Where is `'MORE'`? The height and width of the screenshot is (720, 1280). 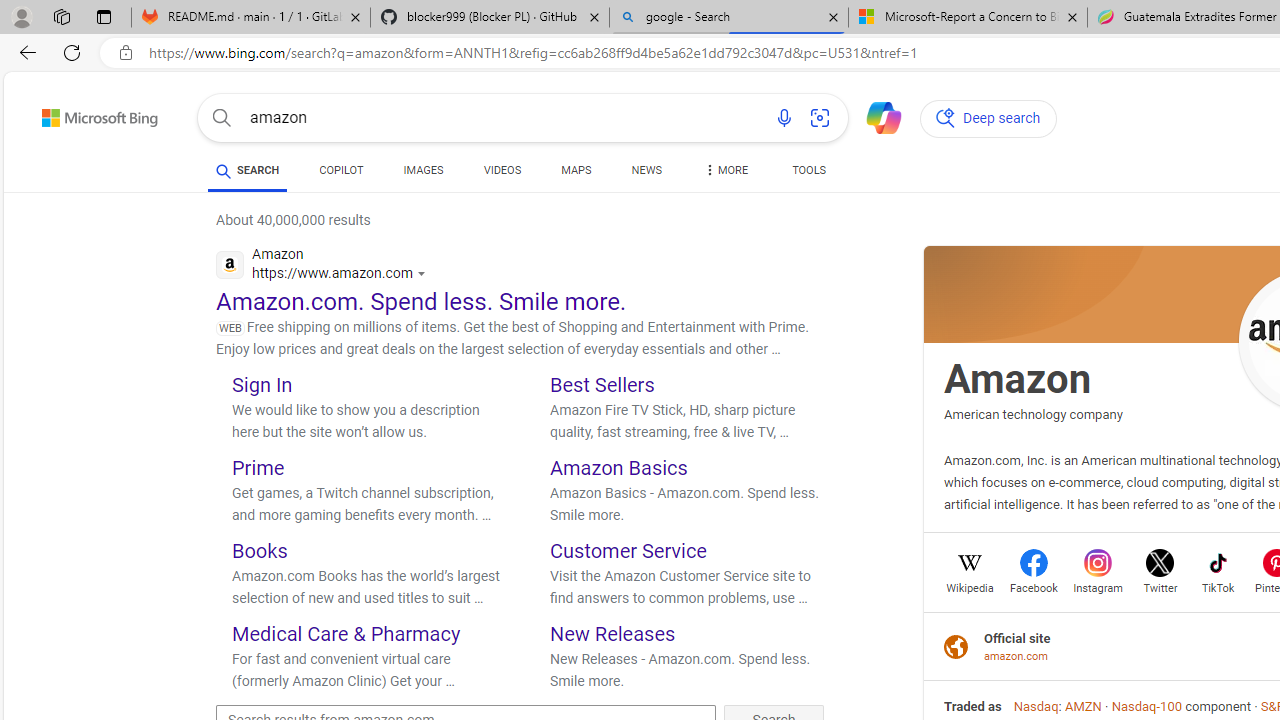
'MORE' is located at coordinates (723, 172).